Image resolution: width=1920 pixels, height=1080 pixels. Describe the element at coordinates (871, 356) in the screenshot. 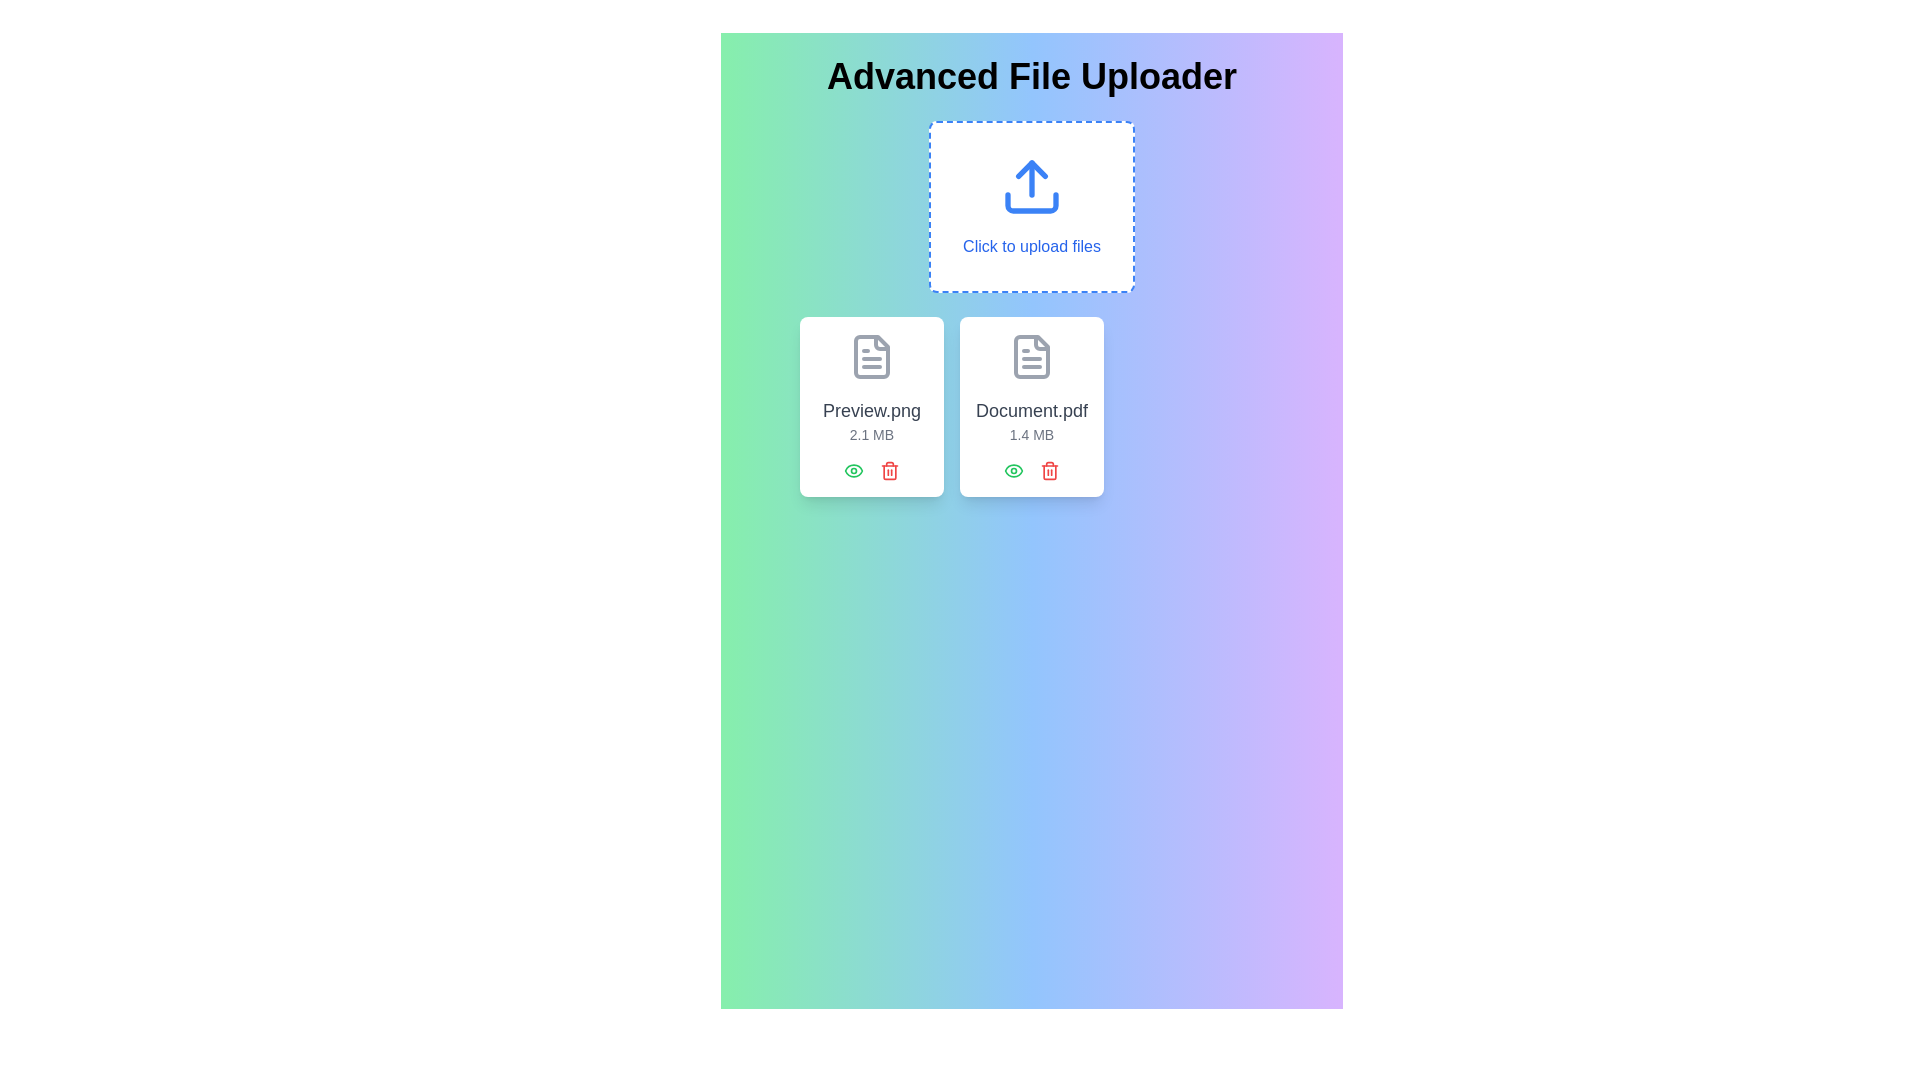

I see `the leftmost file document icon, which has a folded corner and is styled in gray` at that location.